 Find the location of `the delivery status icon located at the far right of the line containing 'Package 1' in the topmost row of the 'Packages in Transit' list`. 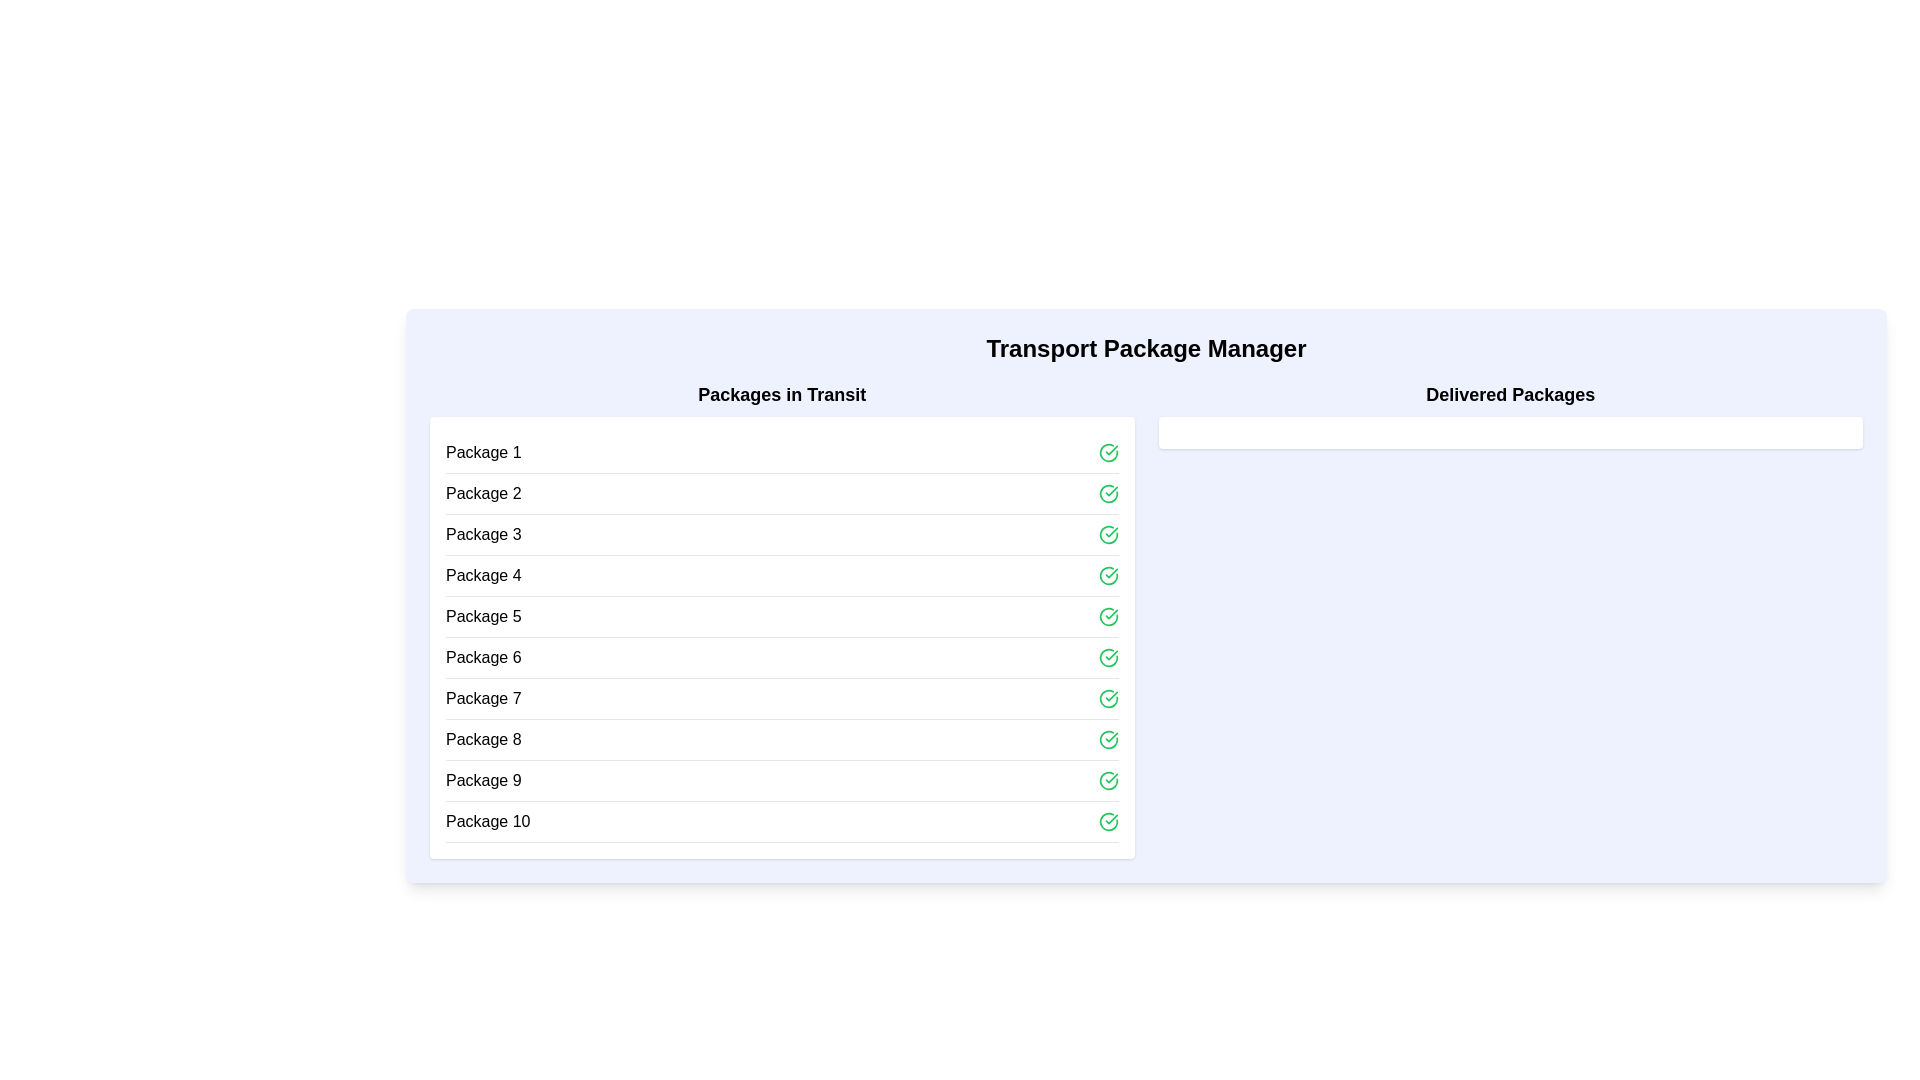

the delivery status icon located at the far right of the line containing 'Package 1' in the topmost row of the 'Packages in Transit' list is located at coordinates (1107, 452).